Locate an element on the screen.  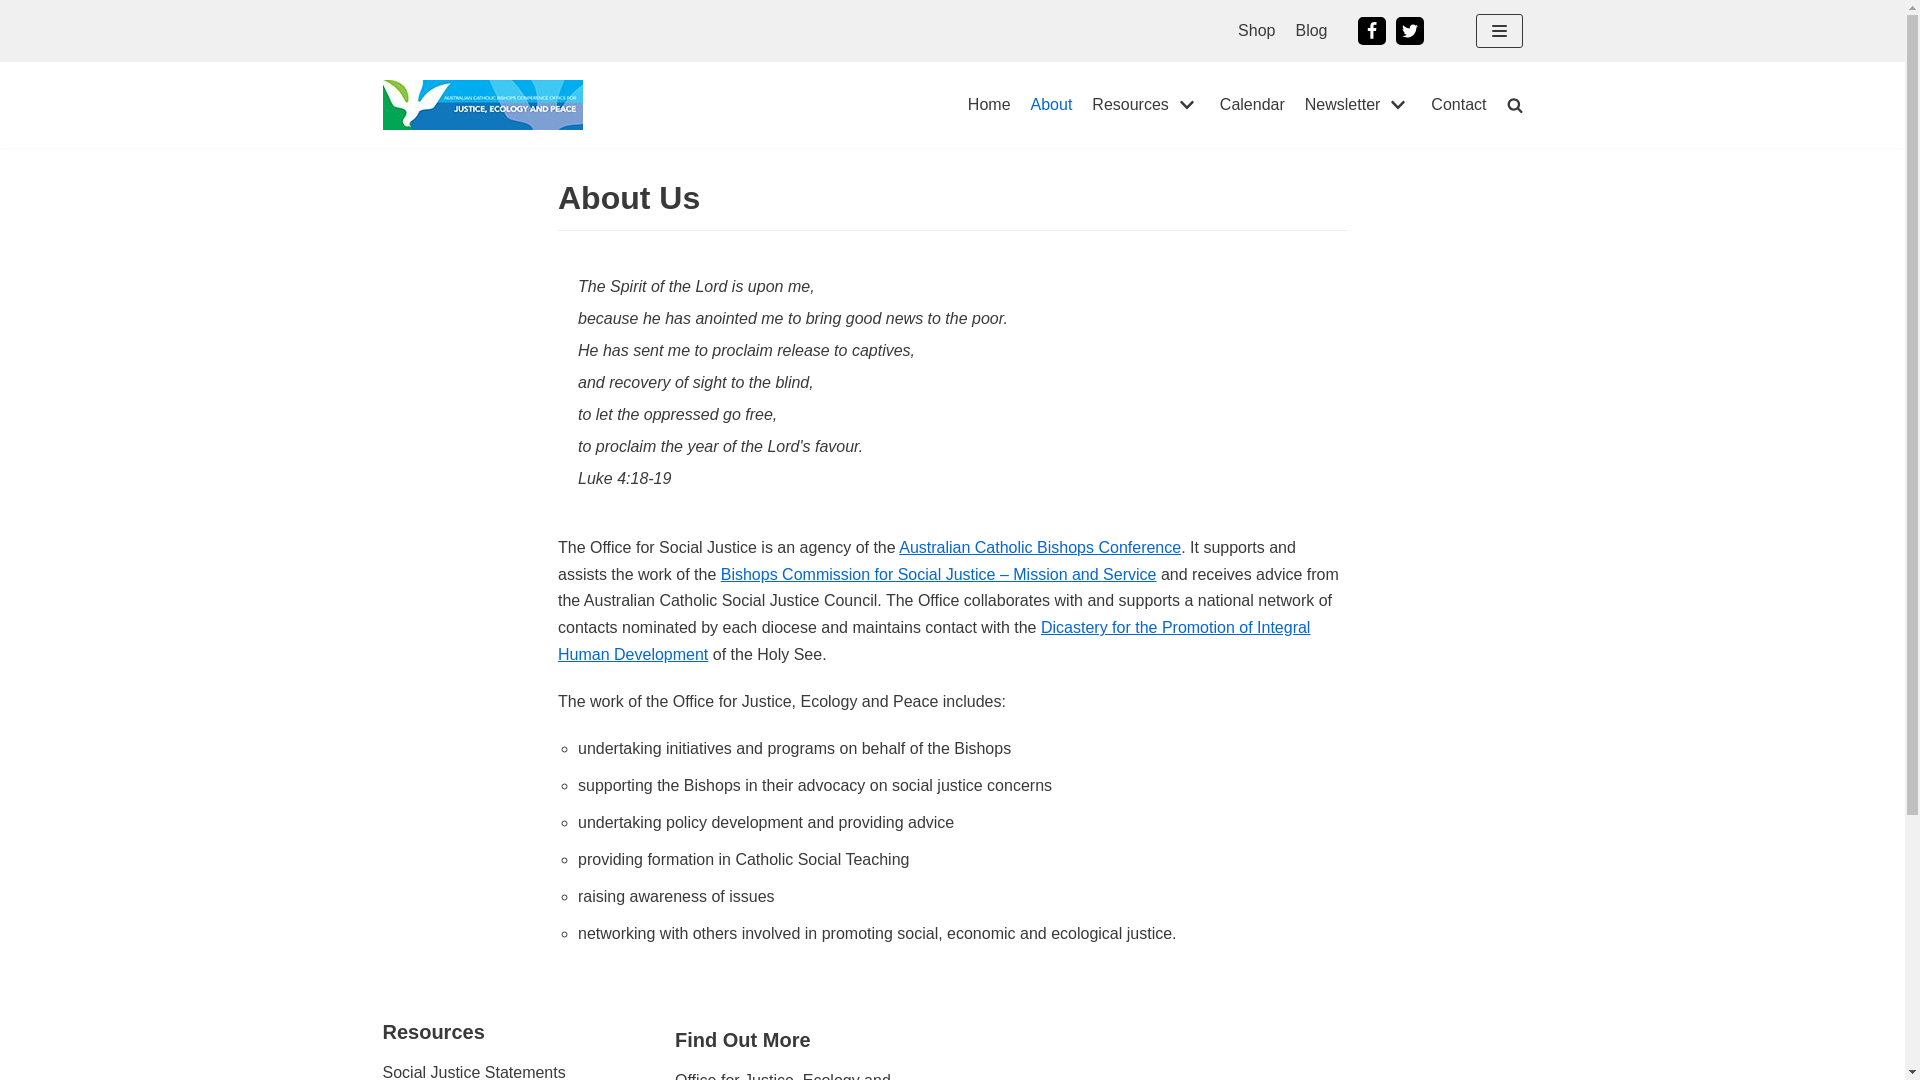
'Skip to content' is located at coordinates (19, 10).